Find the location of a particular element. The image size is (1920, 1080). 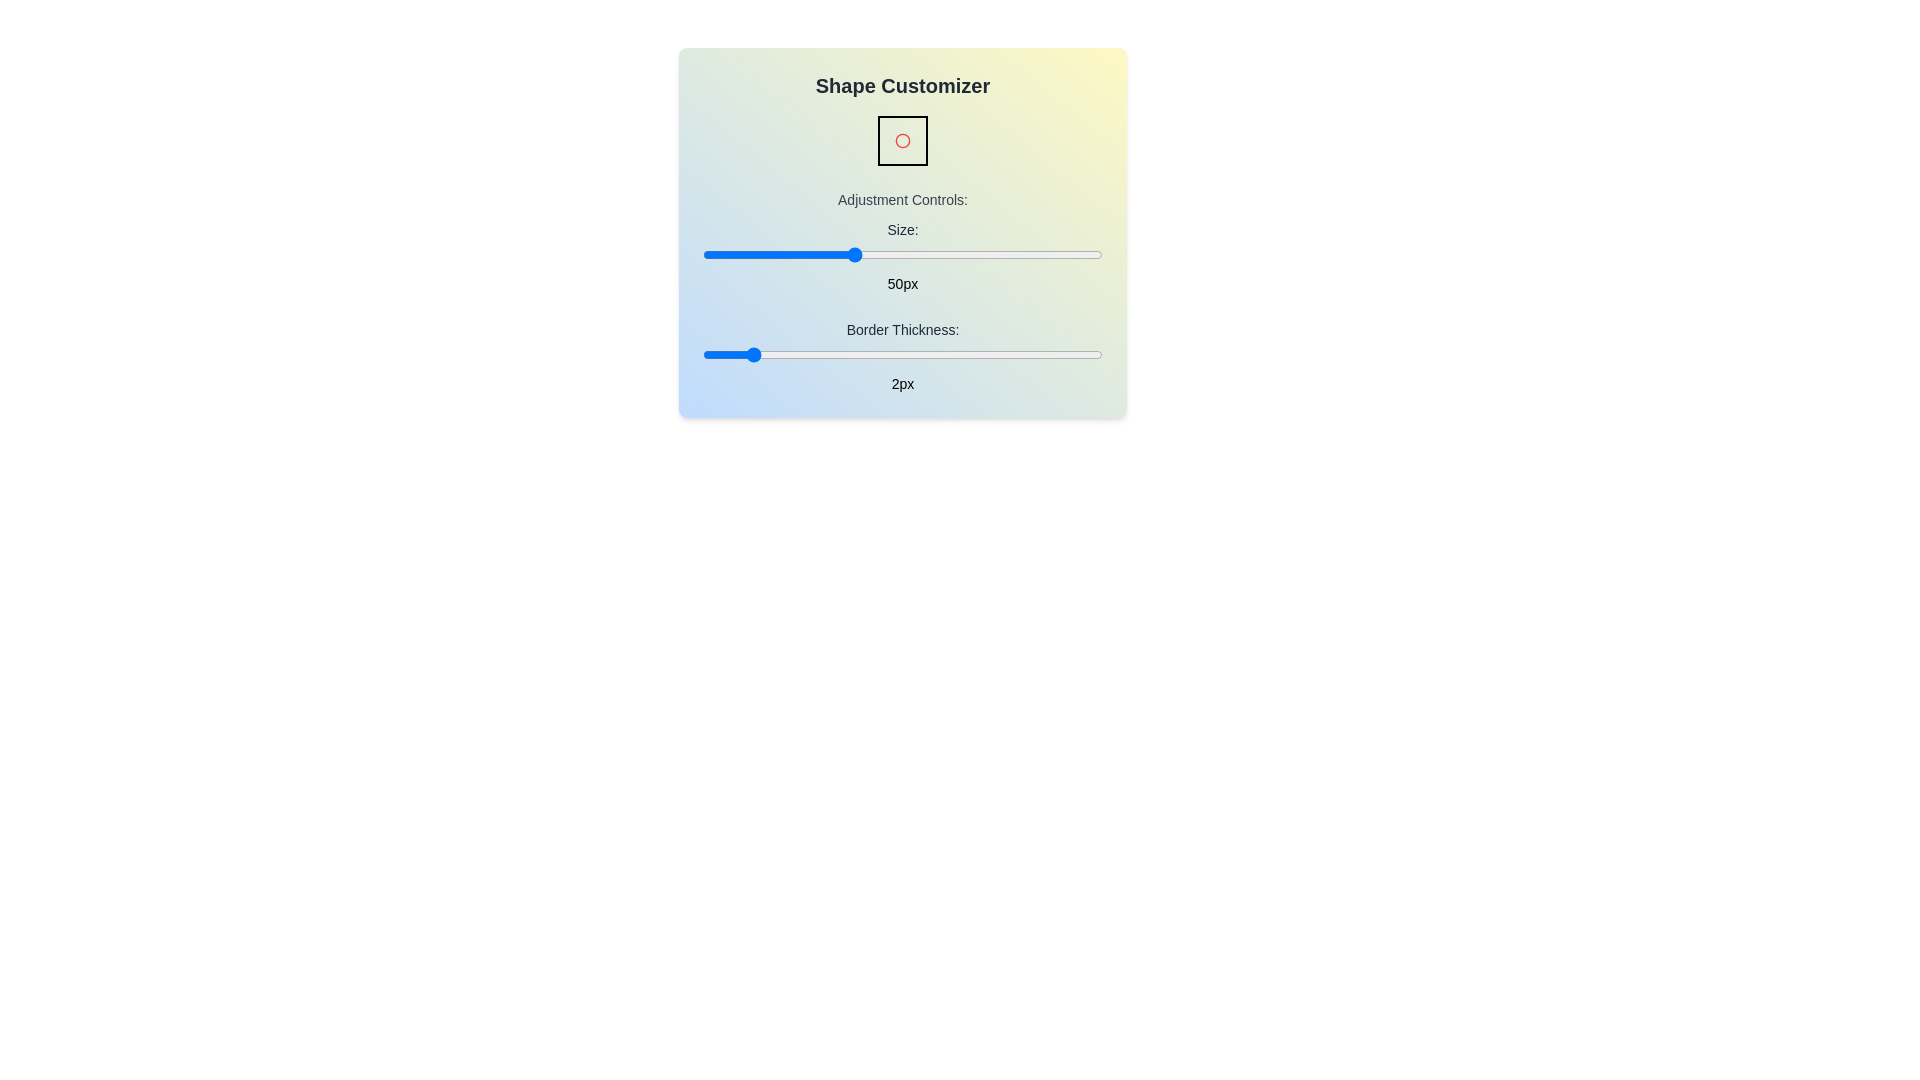

the size slider to interact with it is located at coordinates (901, 253).